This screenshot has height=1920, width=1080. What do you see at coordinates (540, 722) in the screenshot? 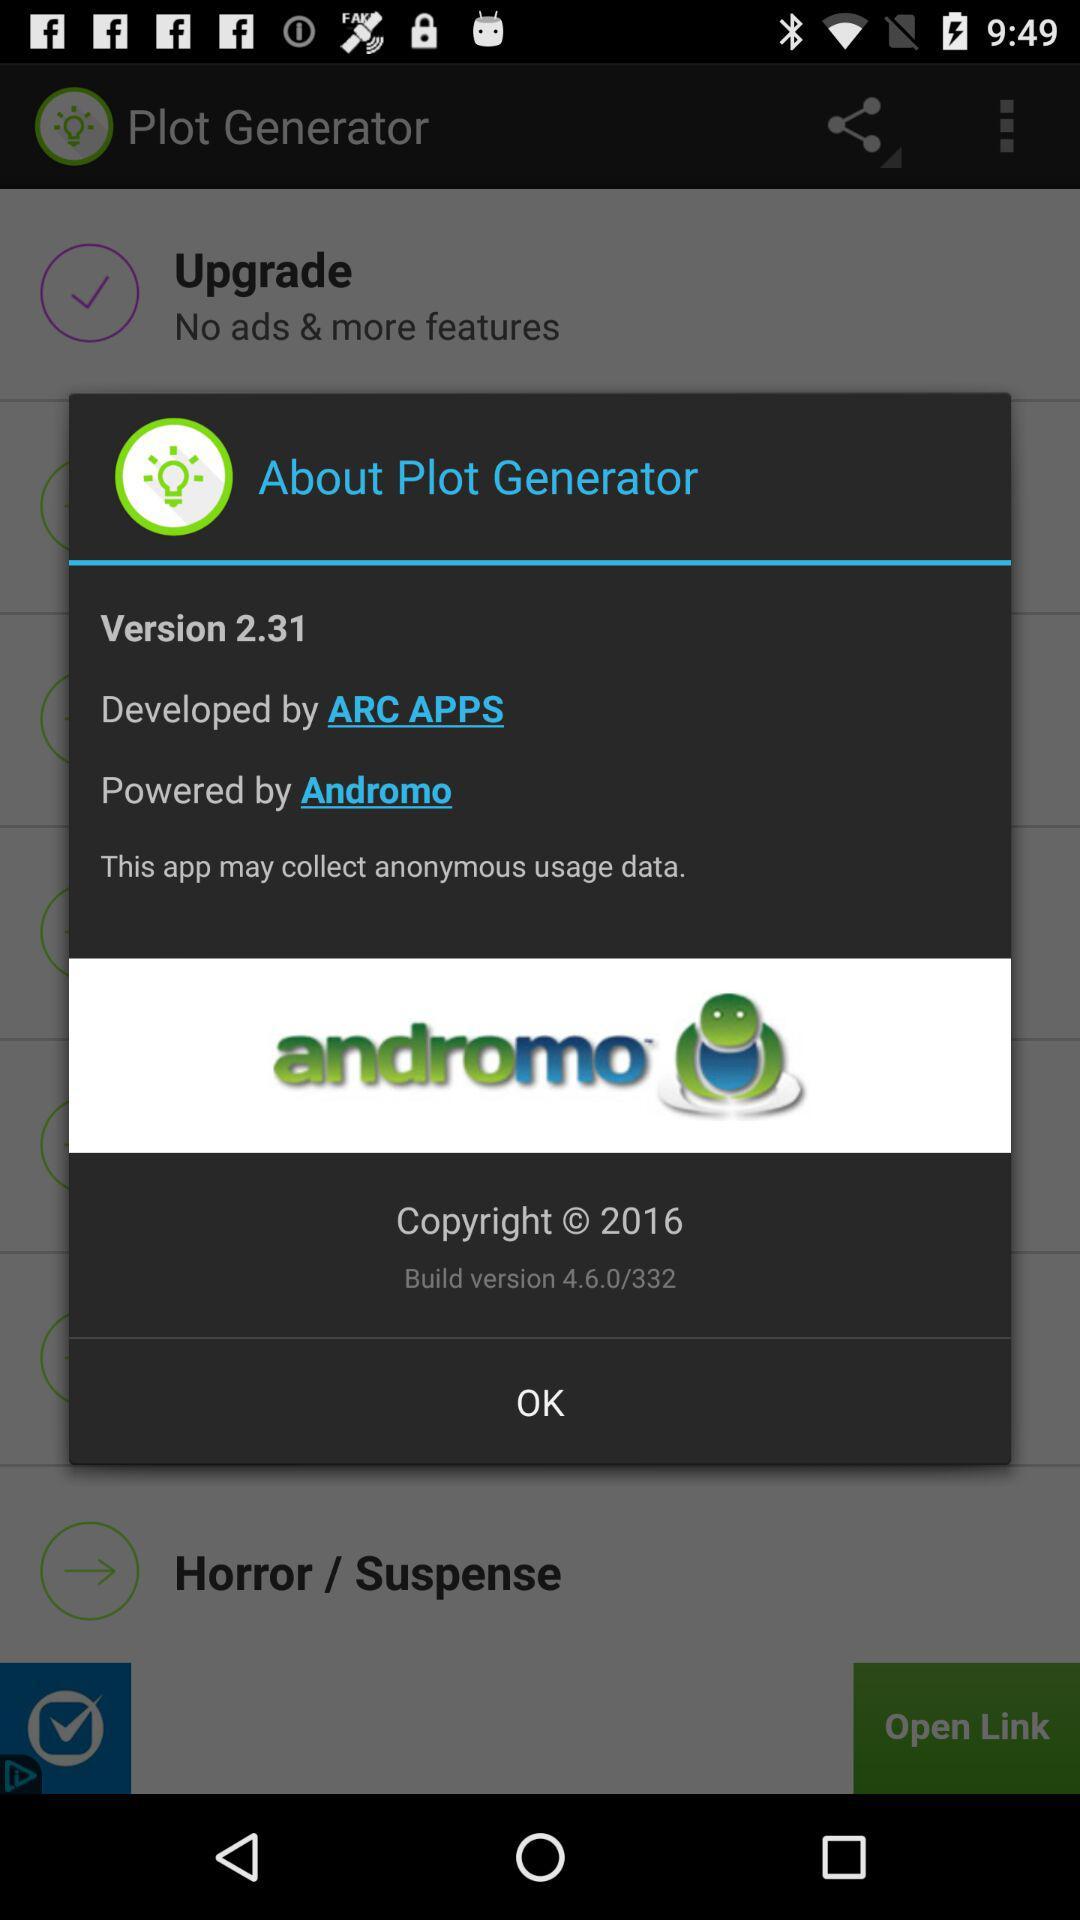
I see `the icon above powered by andromo item` at bounding box center [540, 722].